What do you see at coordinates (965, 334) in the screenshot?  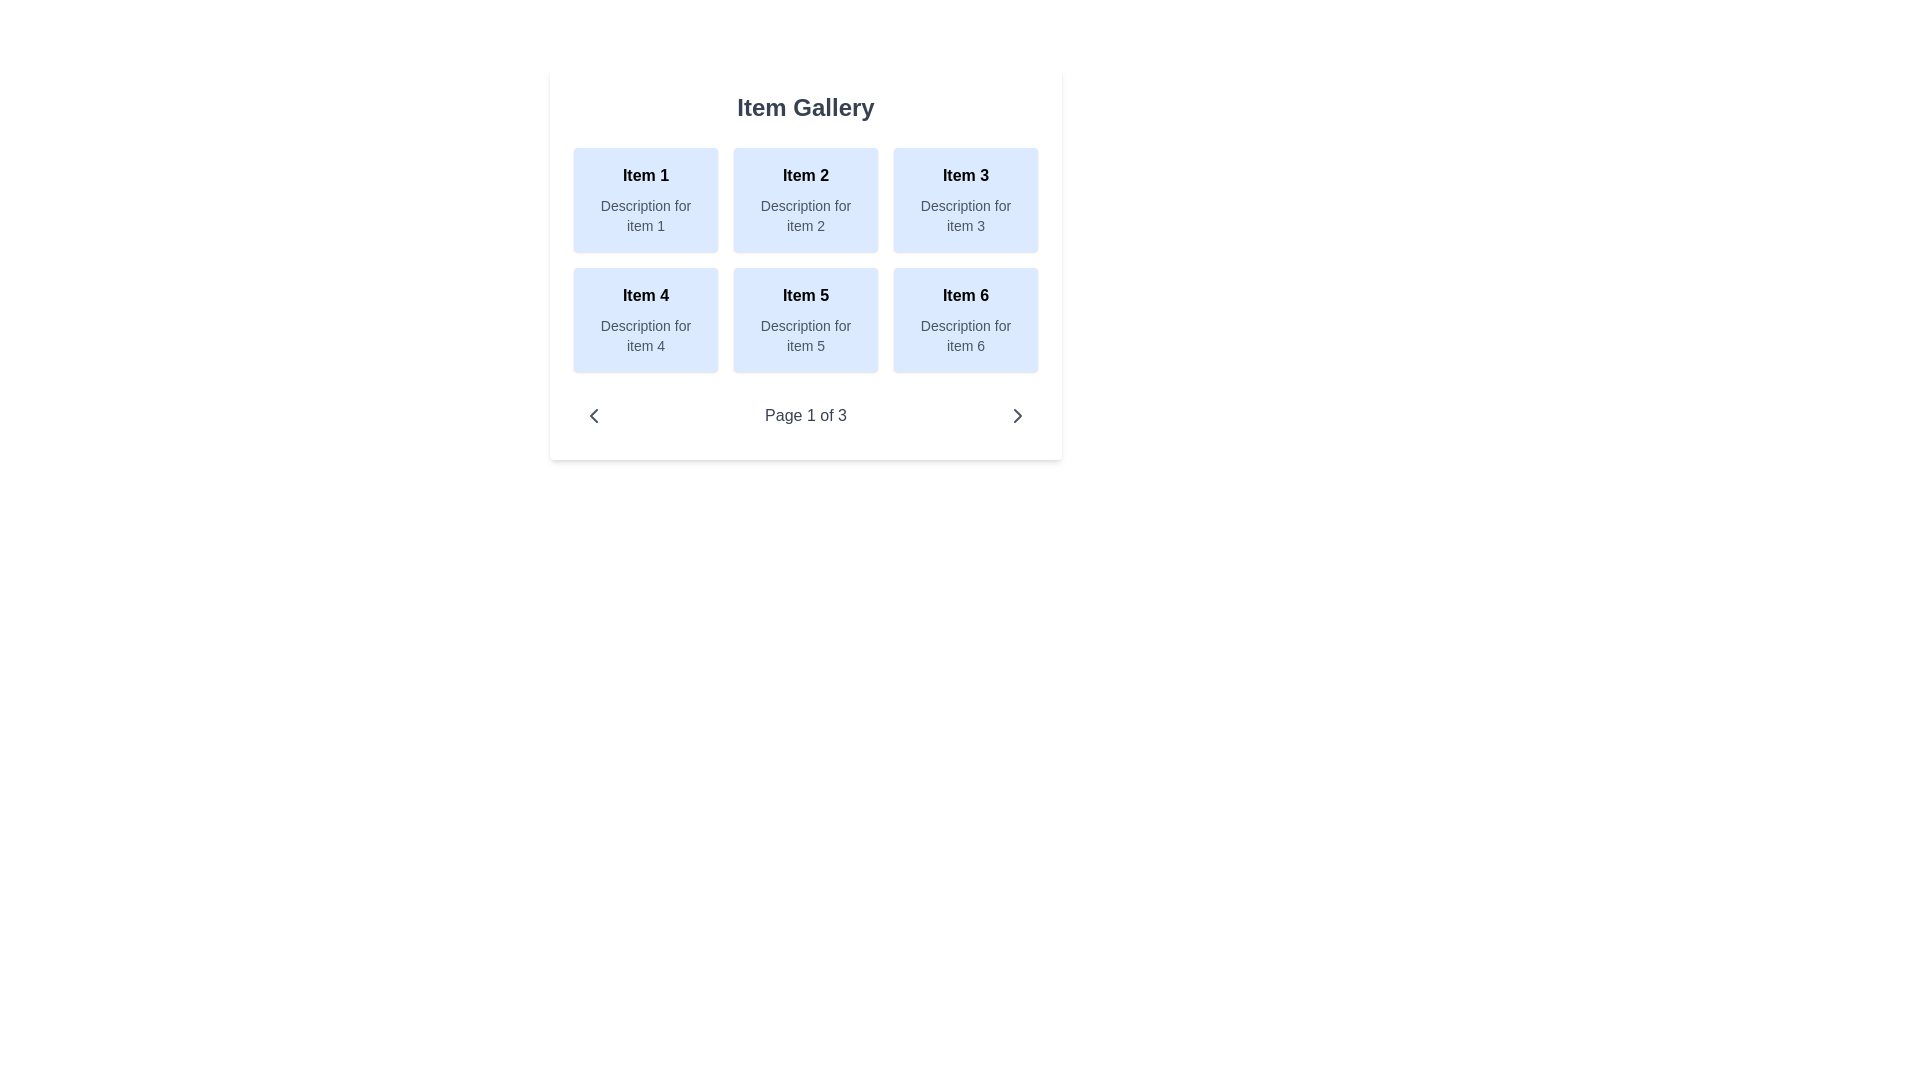 I see `the text block displaying 'Description for item 6', which is located beneath the 'Item 6' title in the third card of the second row` at bounding box center [965, 334].